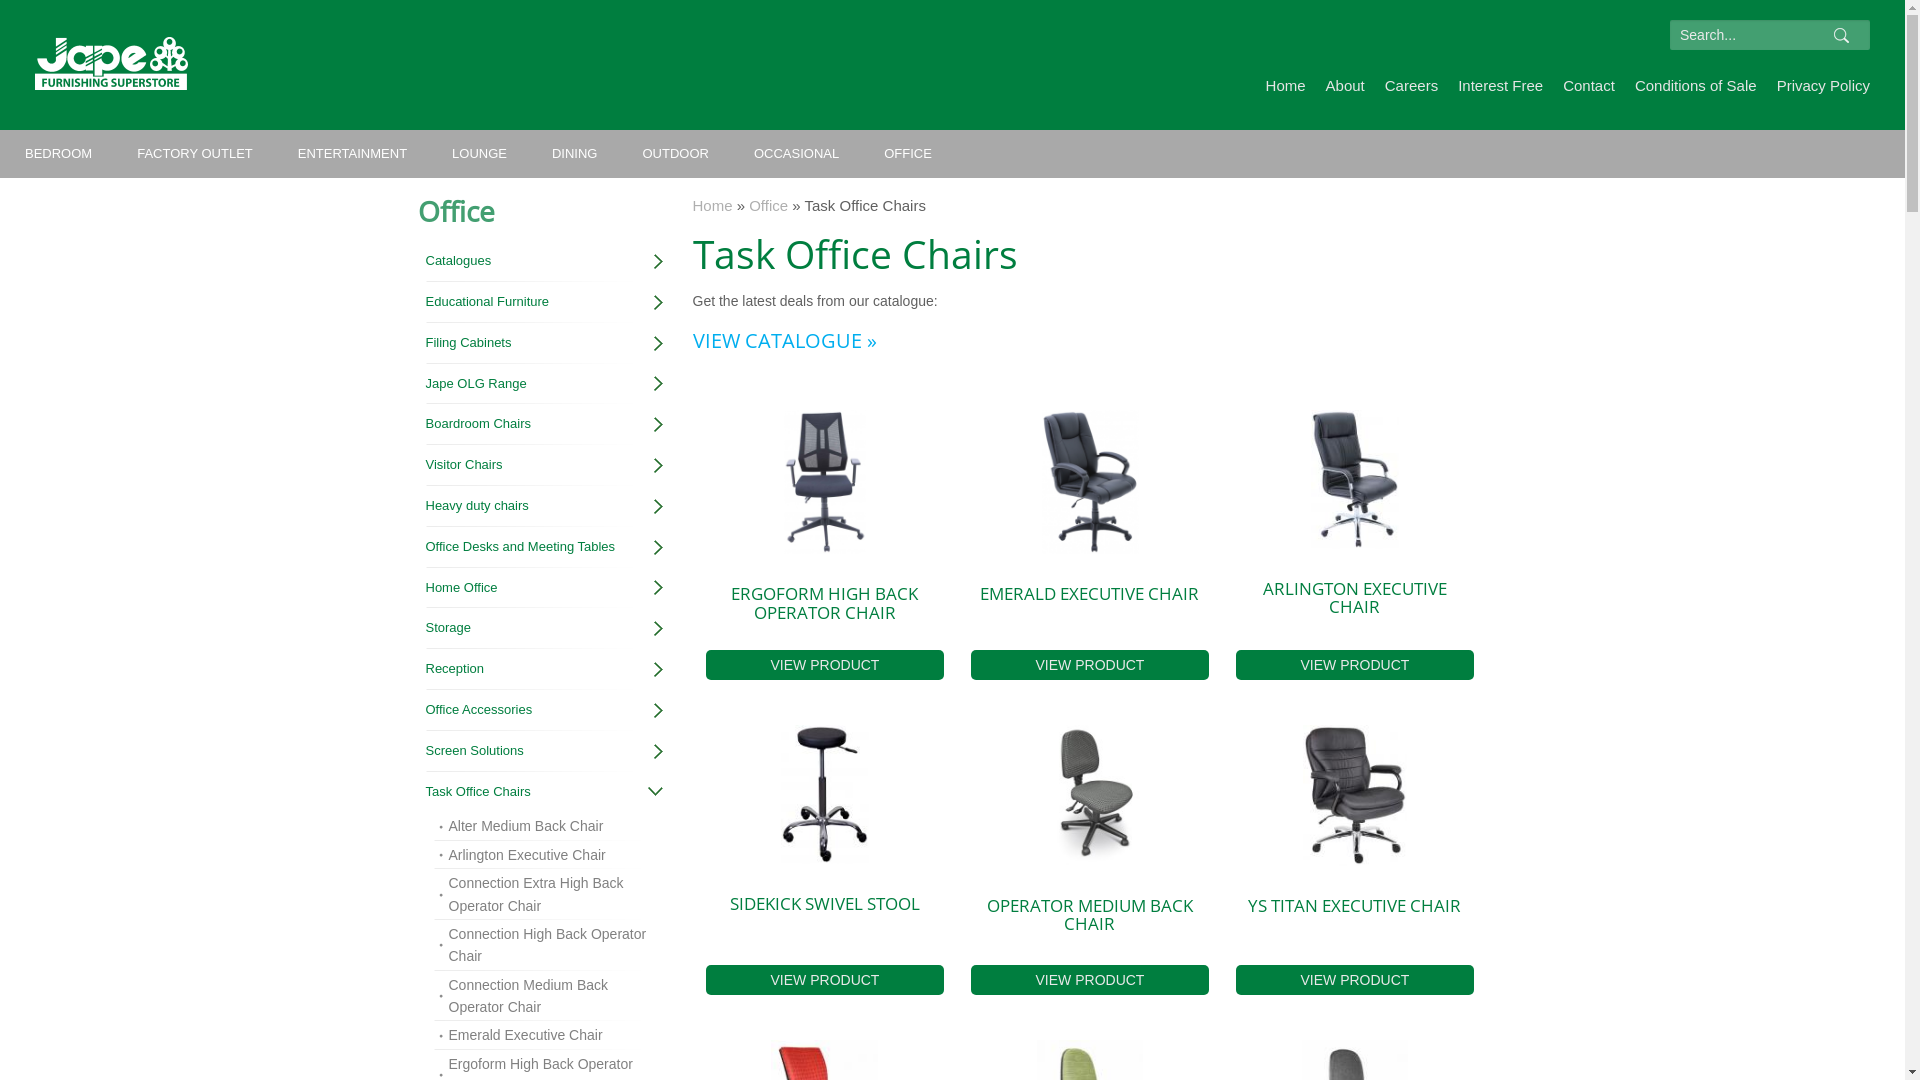  What do you see at coordinates (550, 893) in the screenshot?
I see `'Connection Extra High Back Operator Chair'` at bounding box center [550, 893].